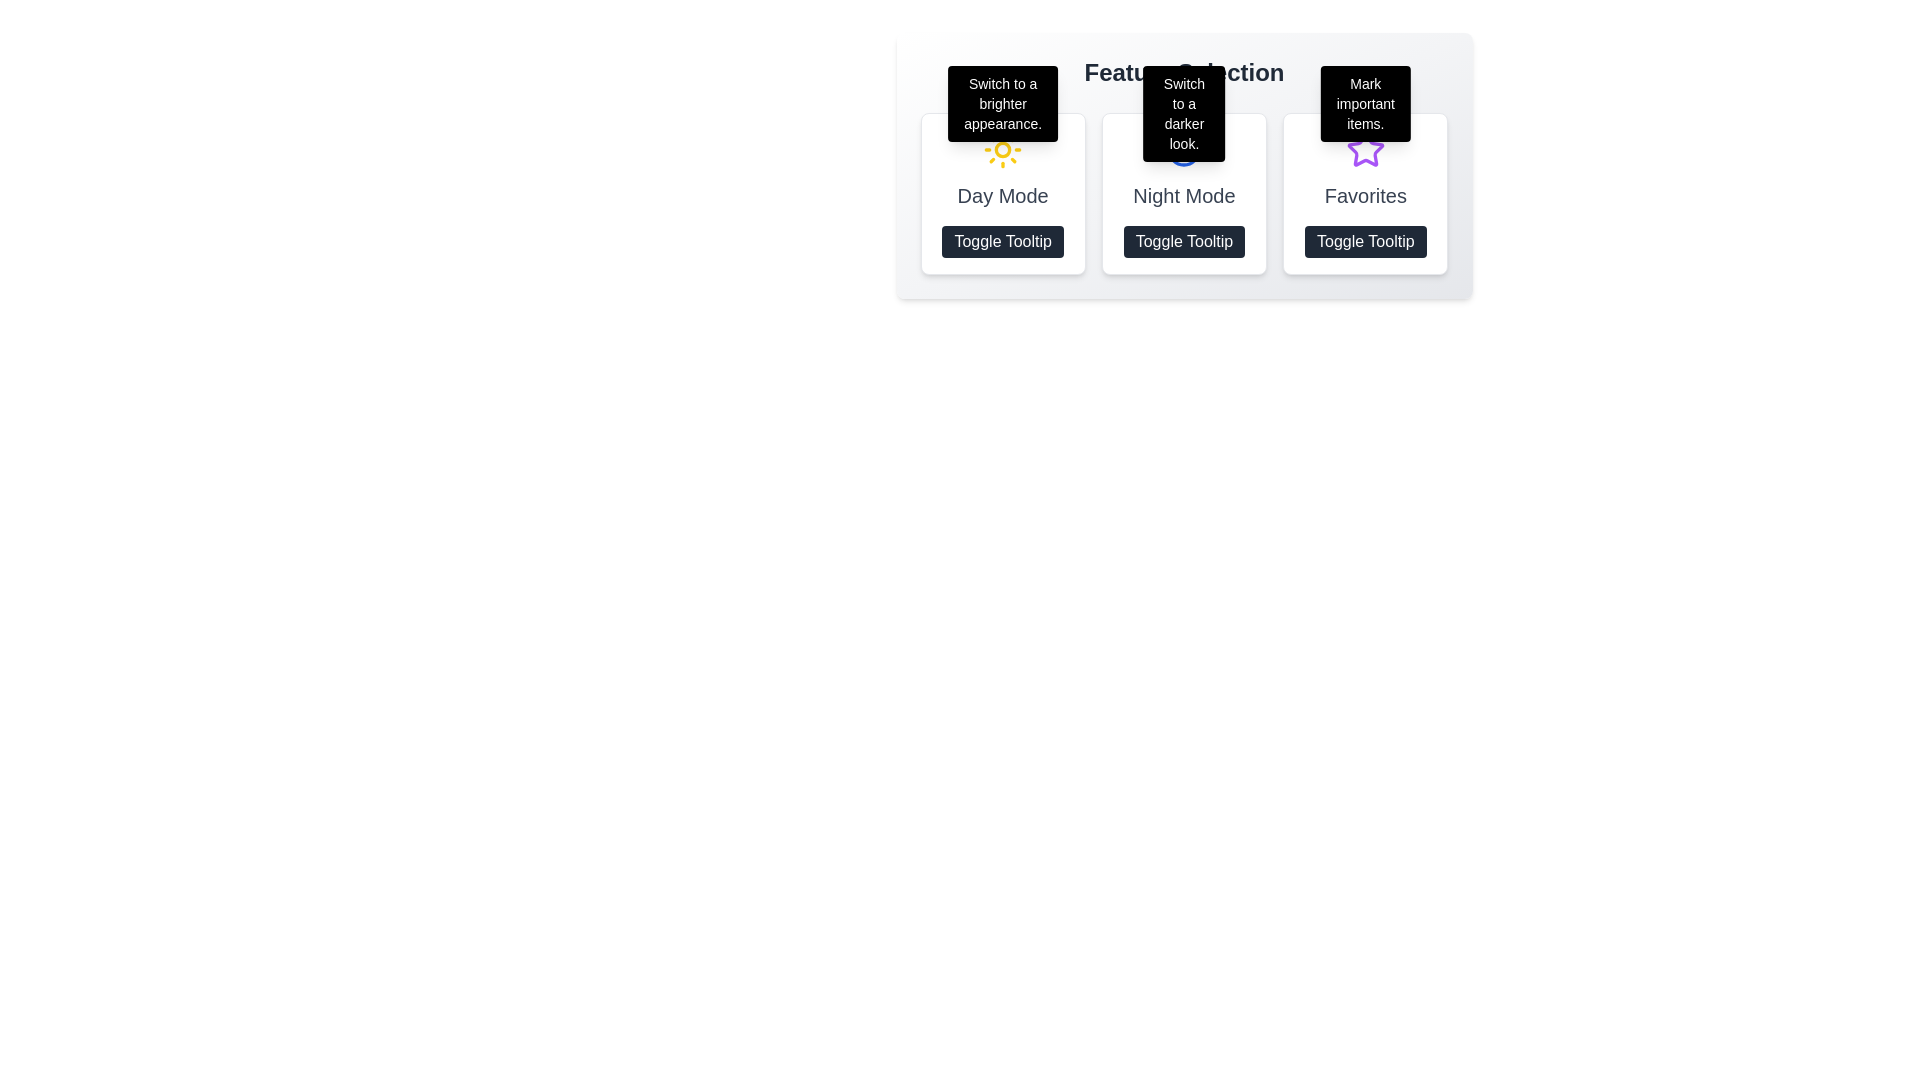  I want to click on the 'Toggle Tooltip' button located within the 'Day Mode' section for keyboard navigation, so click(1003, 241).